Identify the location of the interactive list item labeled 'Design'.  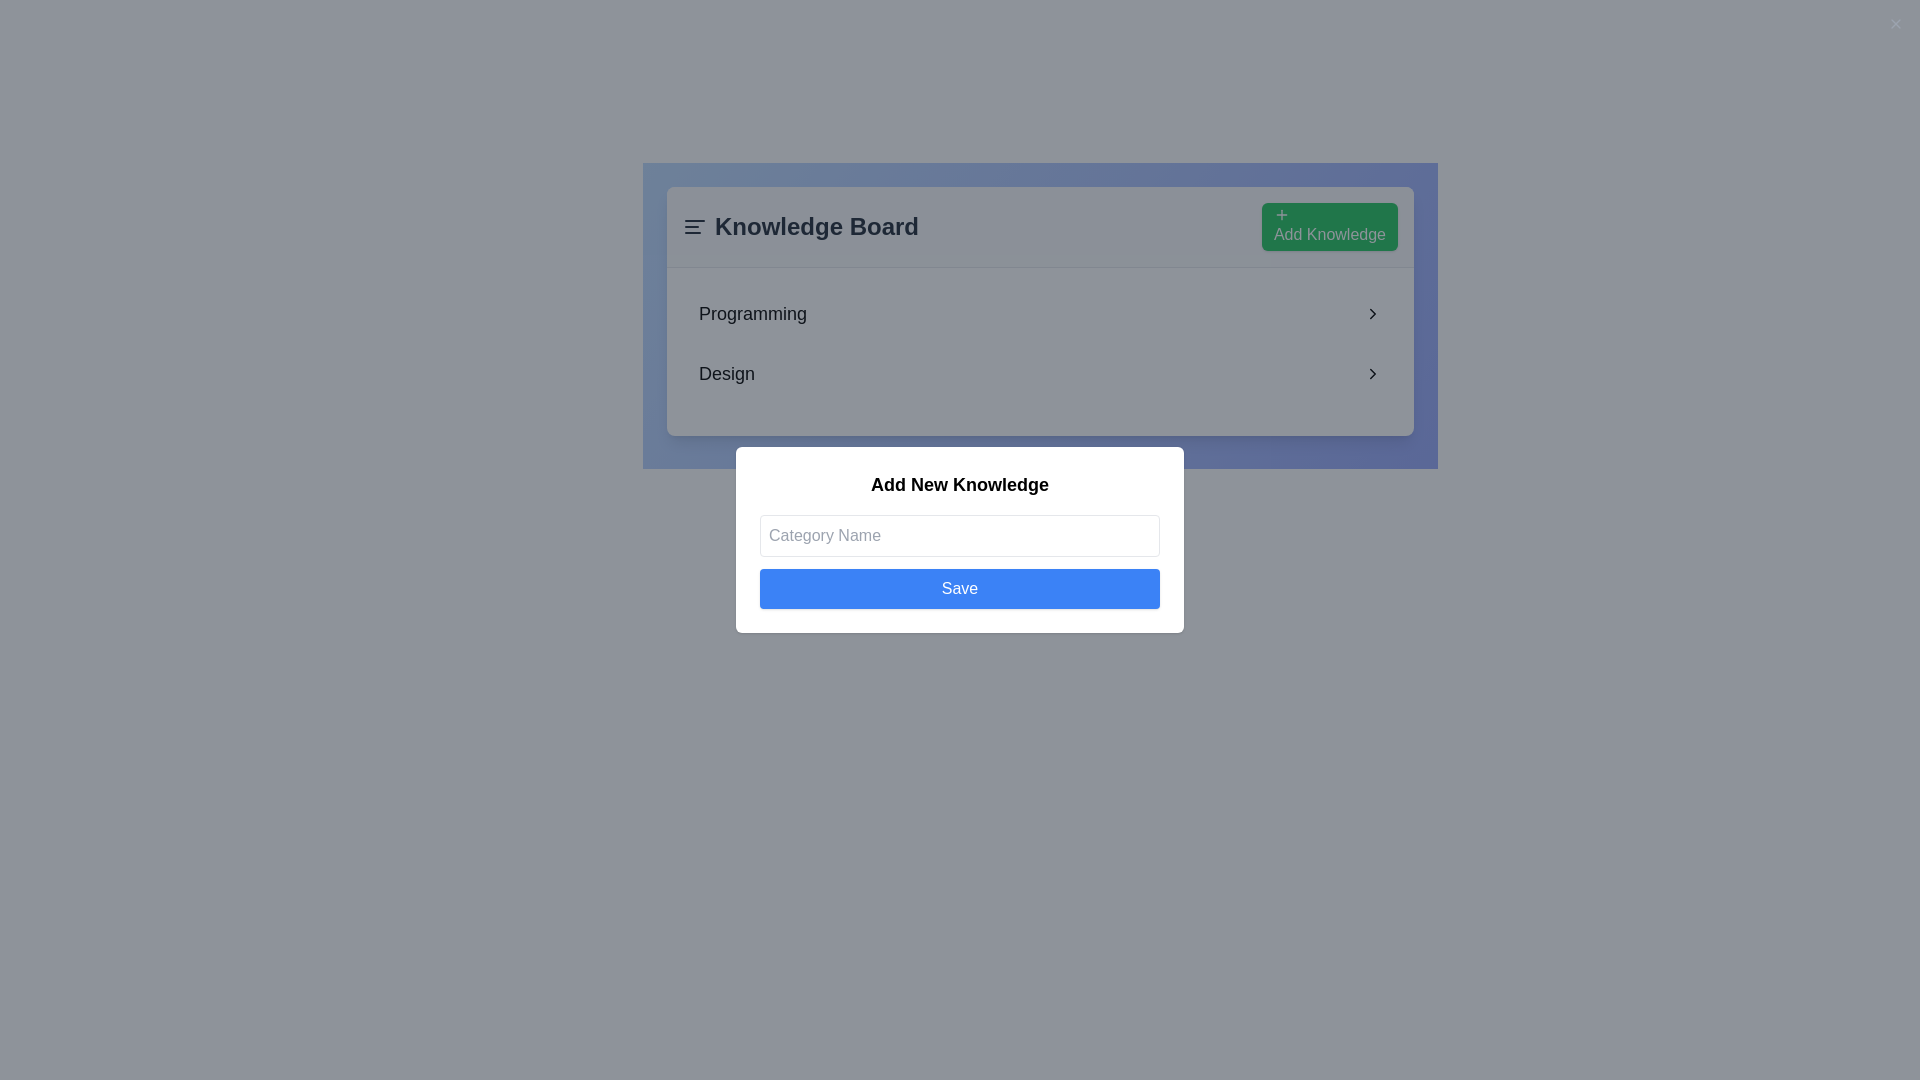
(1040, 374).